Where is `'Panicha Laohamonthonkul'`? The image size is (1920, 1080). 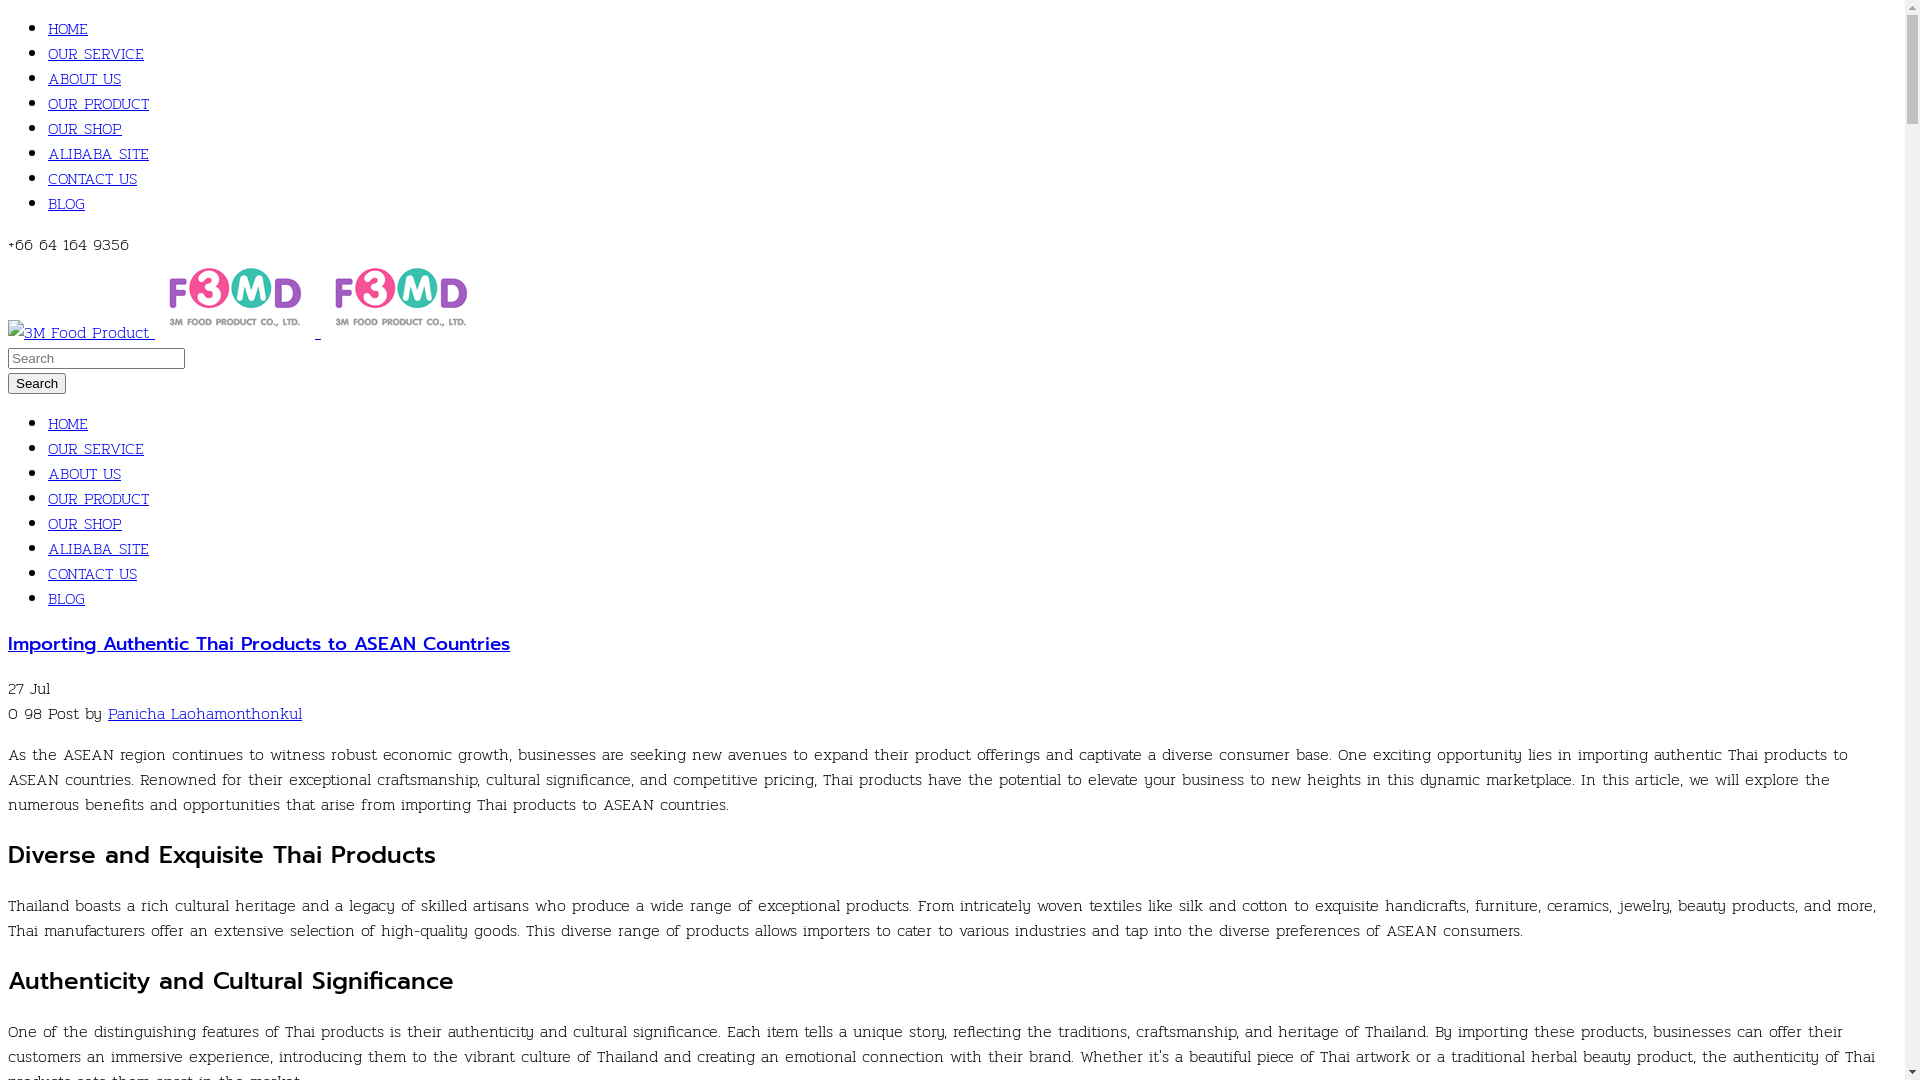
'Panicha Laohamonthonkul' is located at coordinates (205, 712).